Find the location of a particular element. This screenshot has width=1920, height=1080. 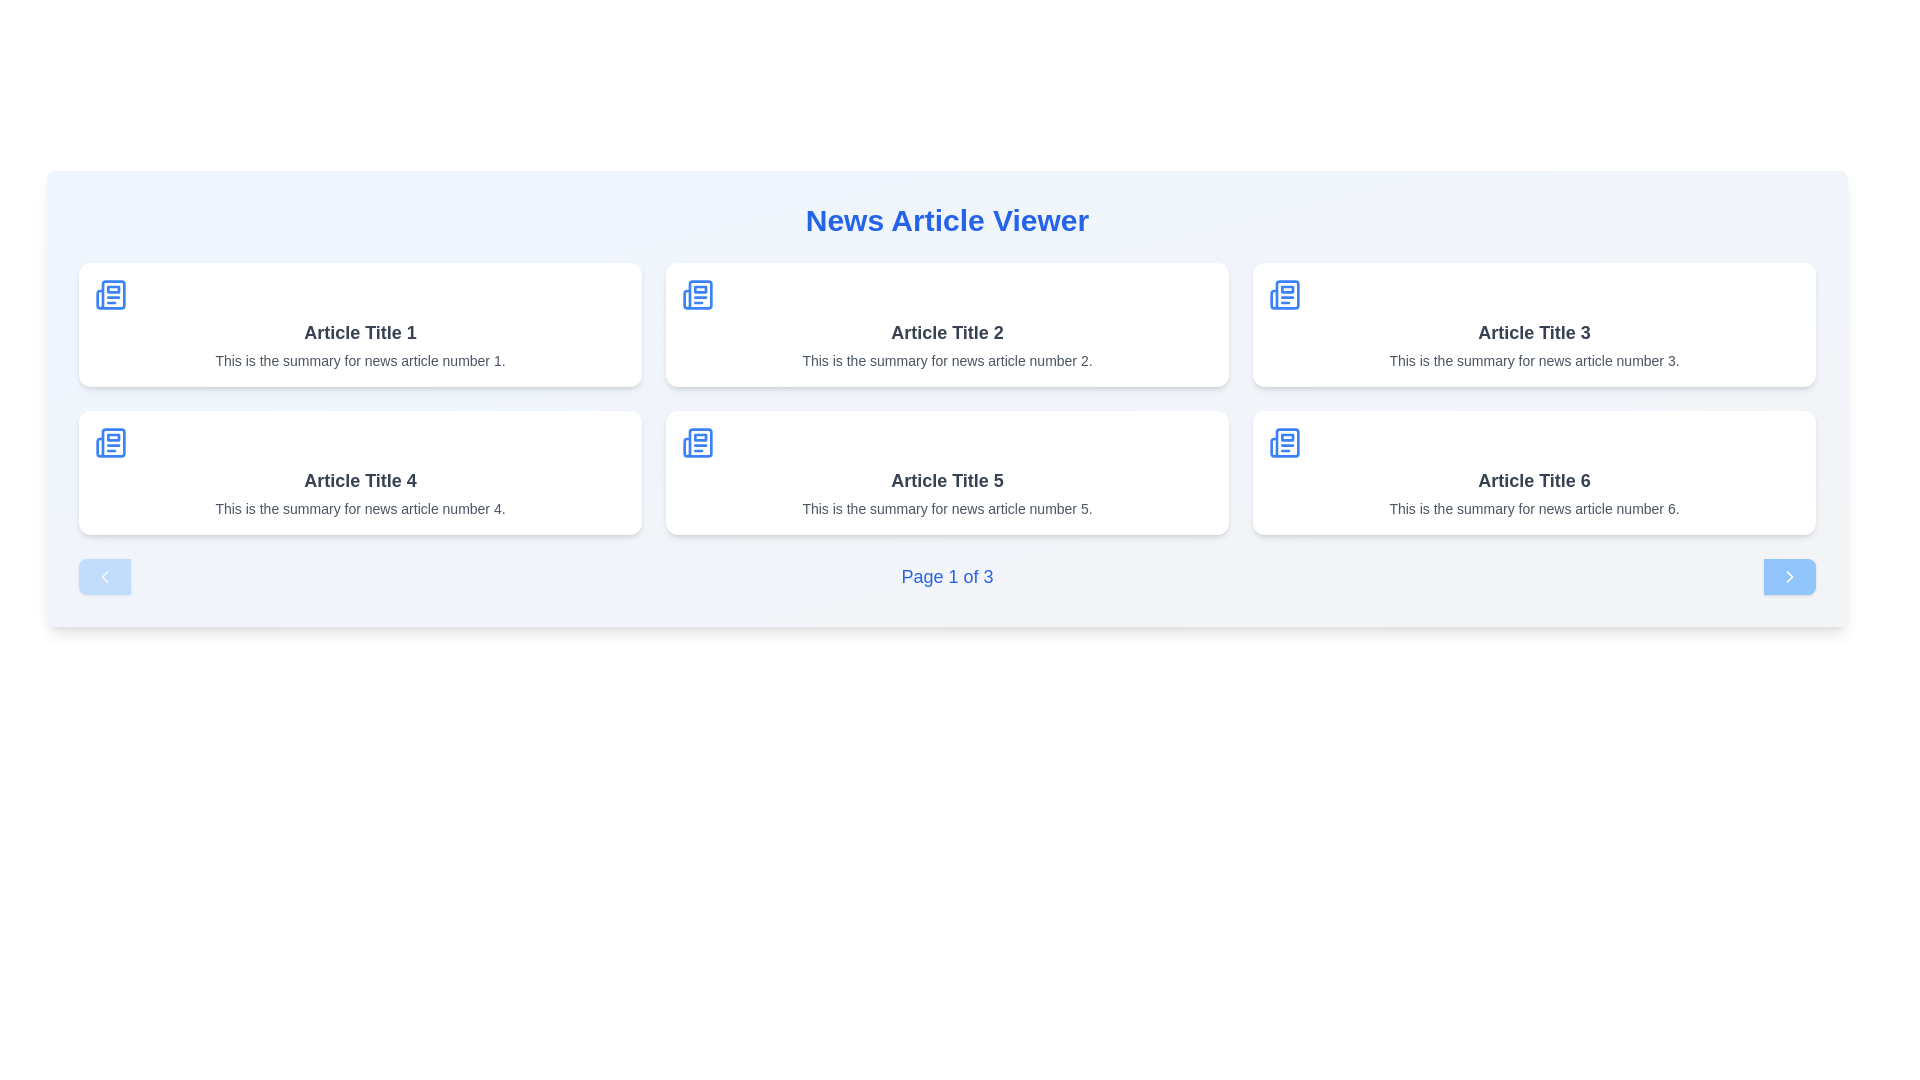

the newspaper icon that represents the article section located in the first card of the second row, above the title 'Article Title 4' is located at coordinates (109, 442).